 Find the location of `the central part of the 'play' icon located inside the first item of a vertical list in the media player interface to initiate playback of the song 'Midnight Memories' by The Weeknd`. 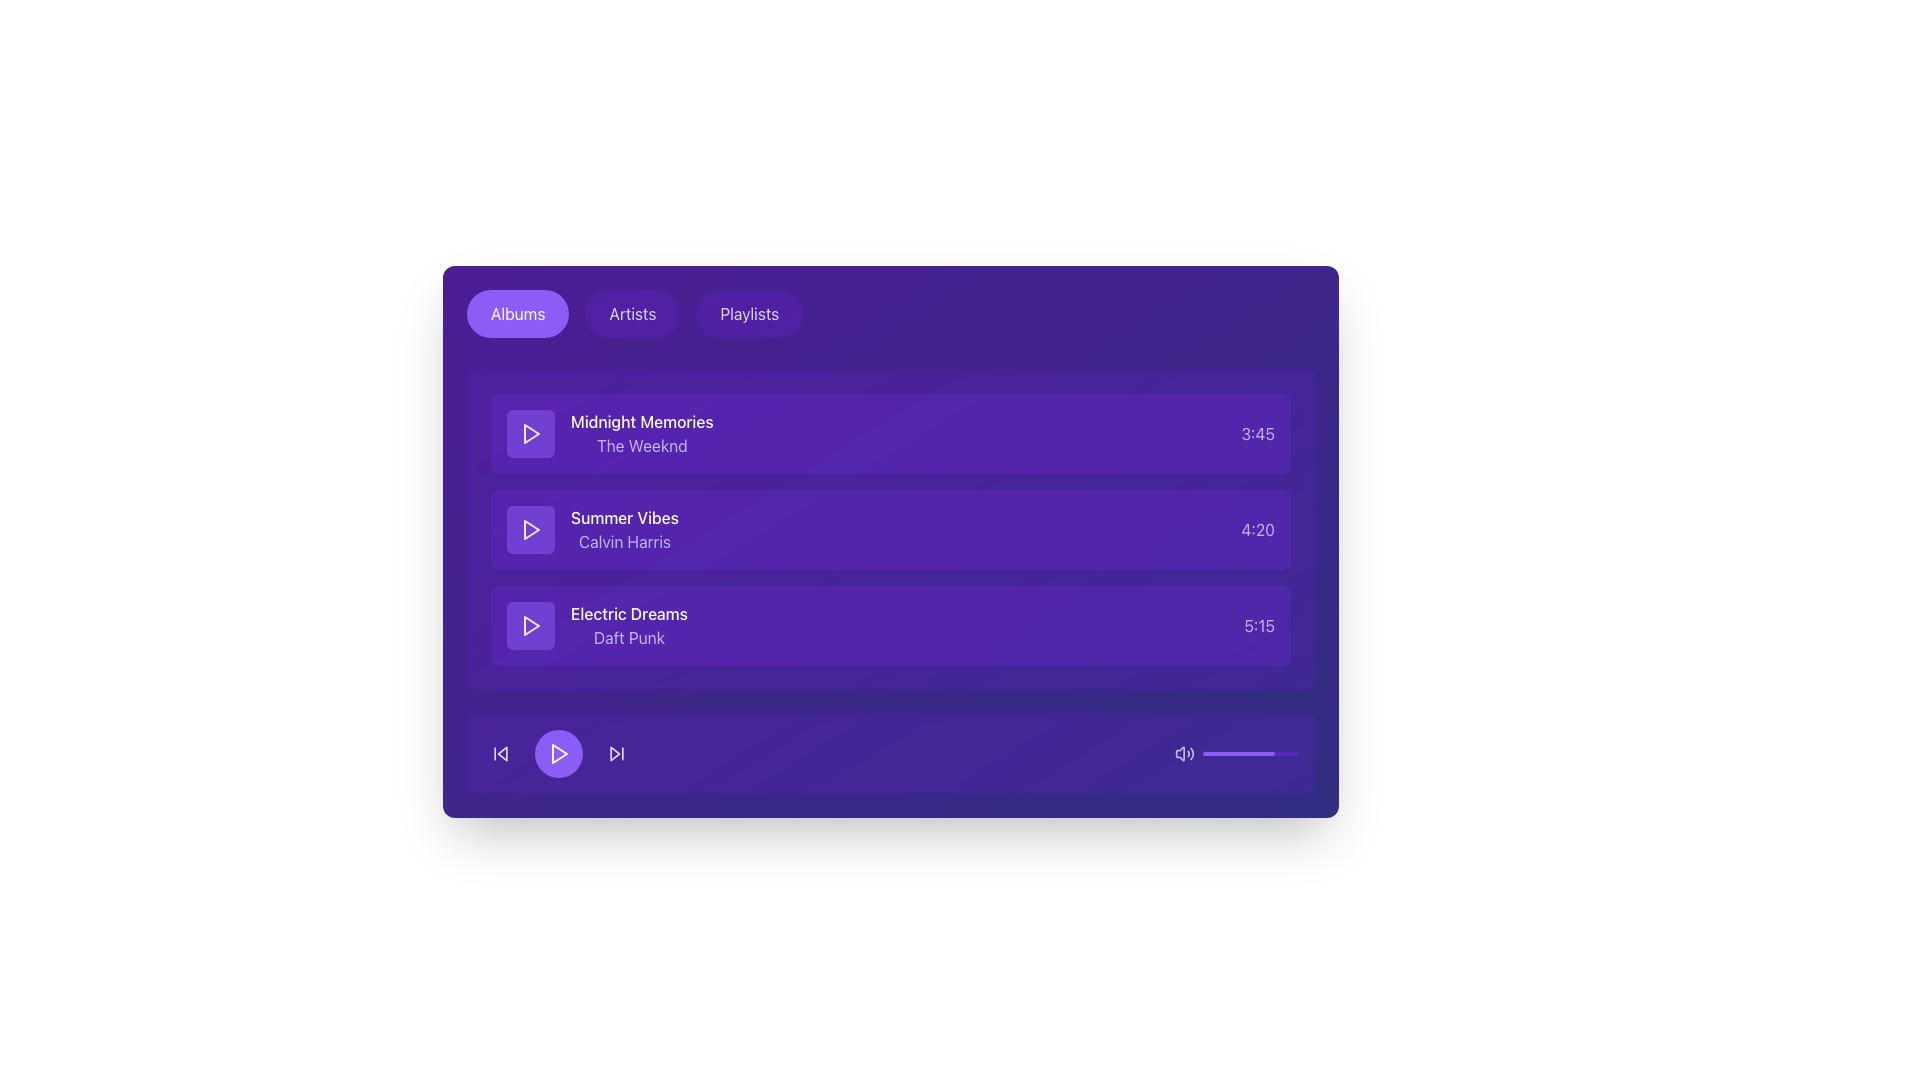

the central part of the 'play' icon located inside the first item of a vertical list in the media player interface to initiate playback of the song 'Midnight Memories' by The Weeknd is located at coordinates (532, 433).